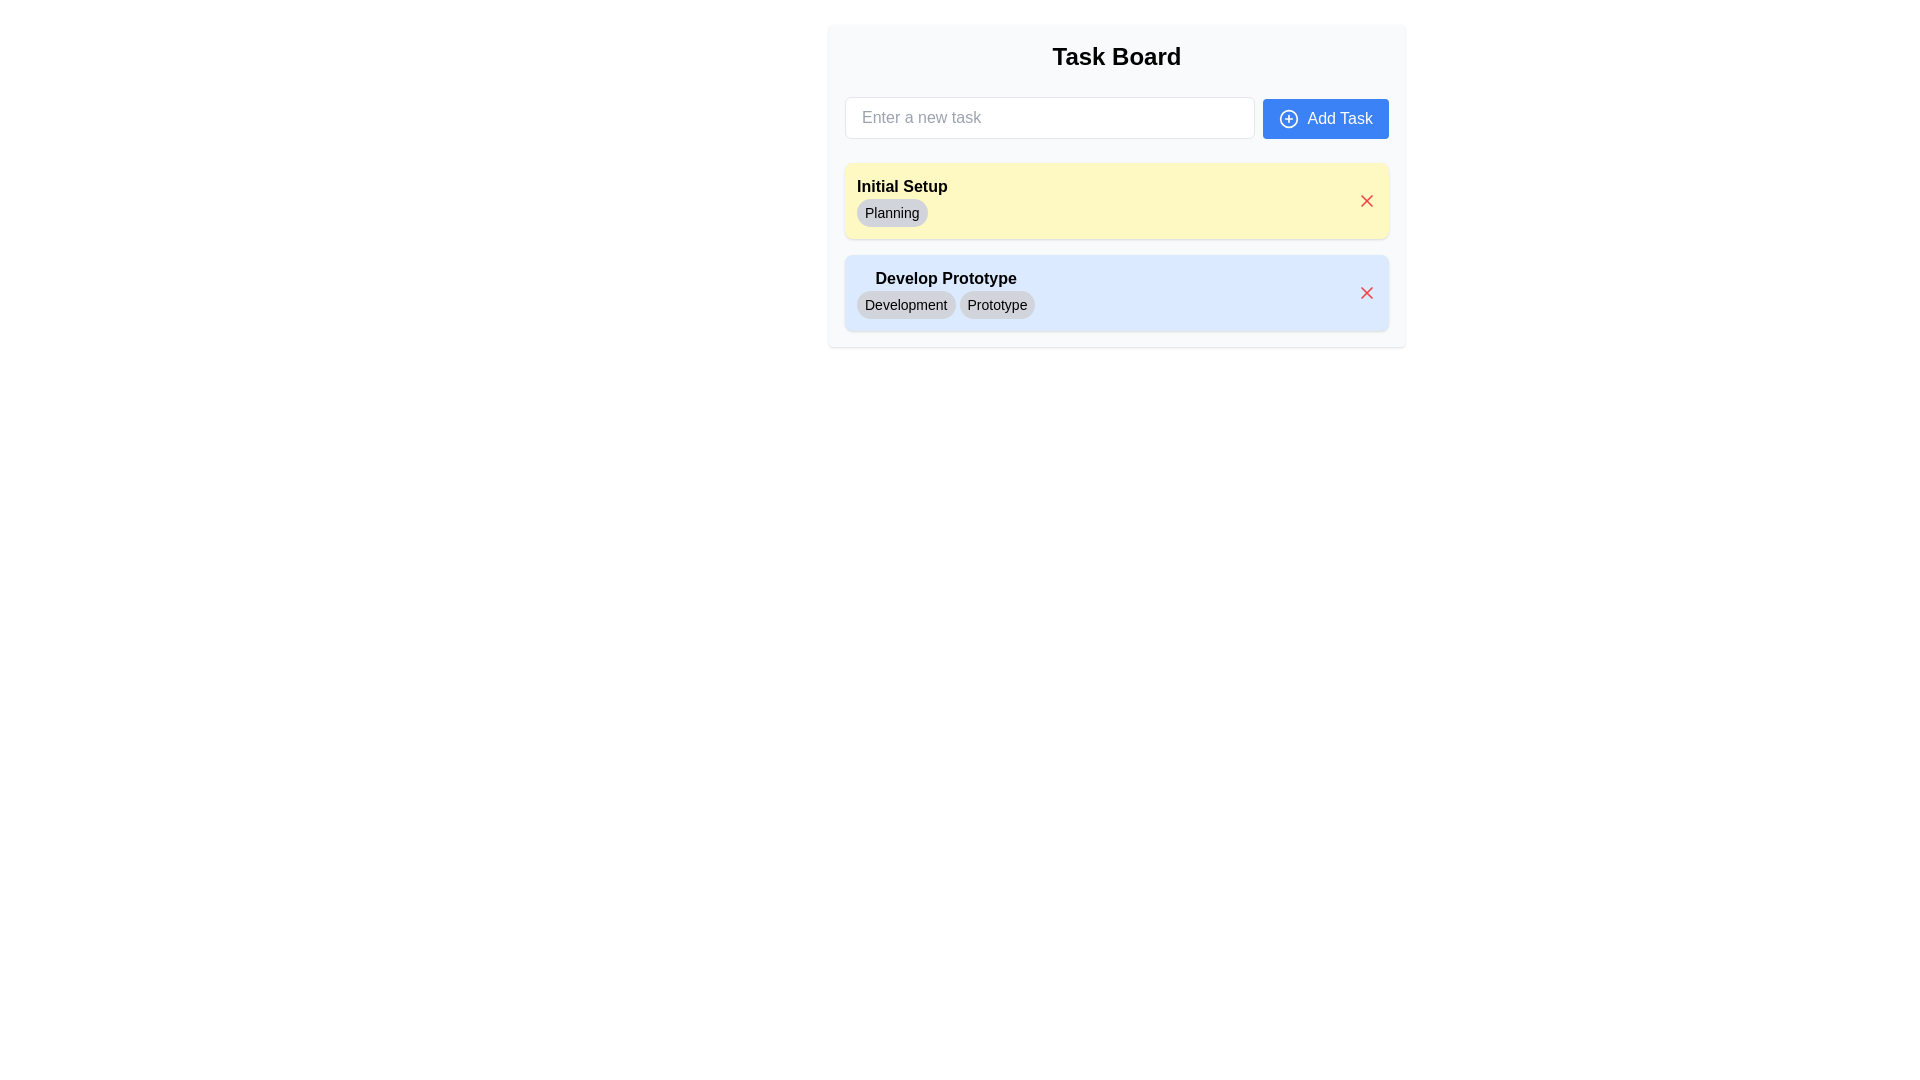  Describe the element at coordinates (1289, 119) in the screenshot. I see `the icon representing the 'Add Task' functionality, located to the left of the 'Add Task' button's label` at that location.